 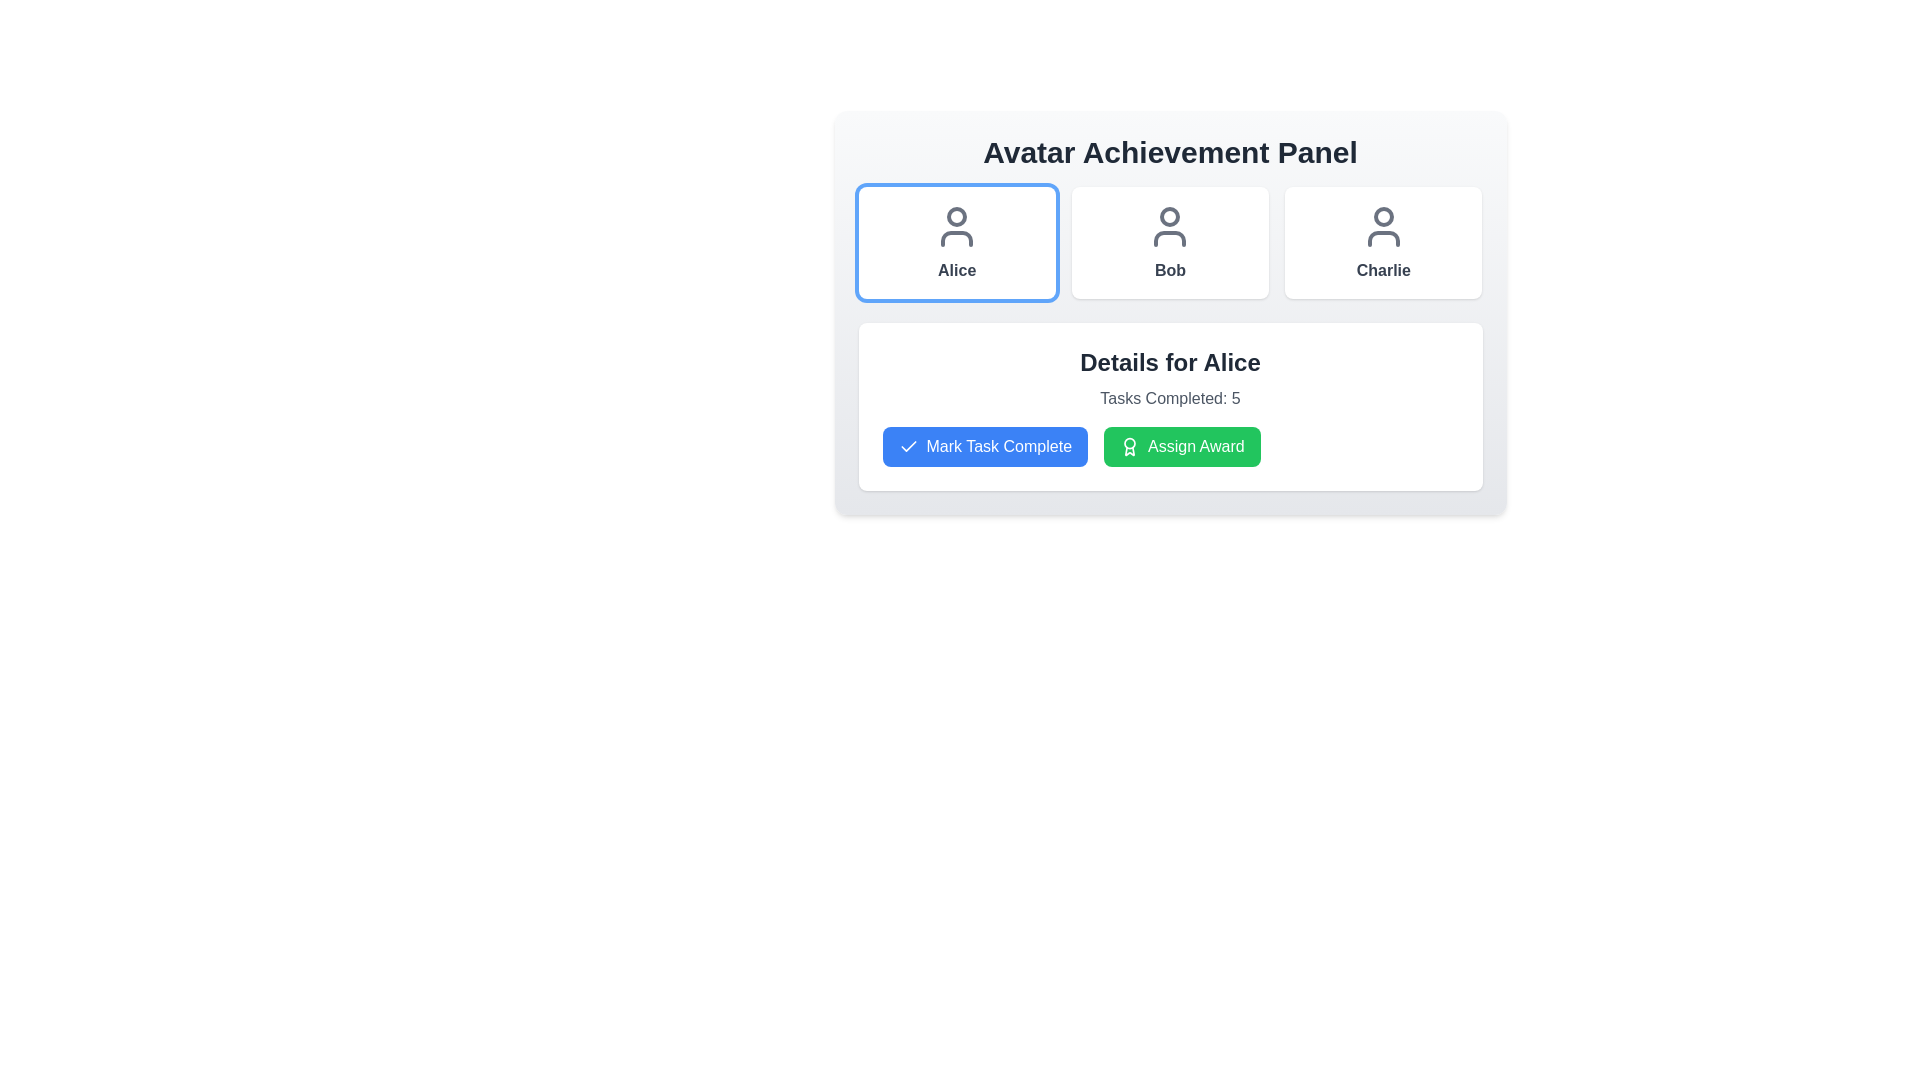 What do you see at coordinates (1382, 226) in the screenshot?
I see `the user icon representing 'Charlie' located in the third card from the left in the top row of the layout` at bounding box center [1382, 226].